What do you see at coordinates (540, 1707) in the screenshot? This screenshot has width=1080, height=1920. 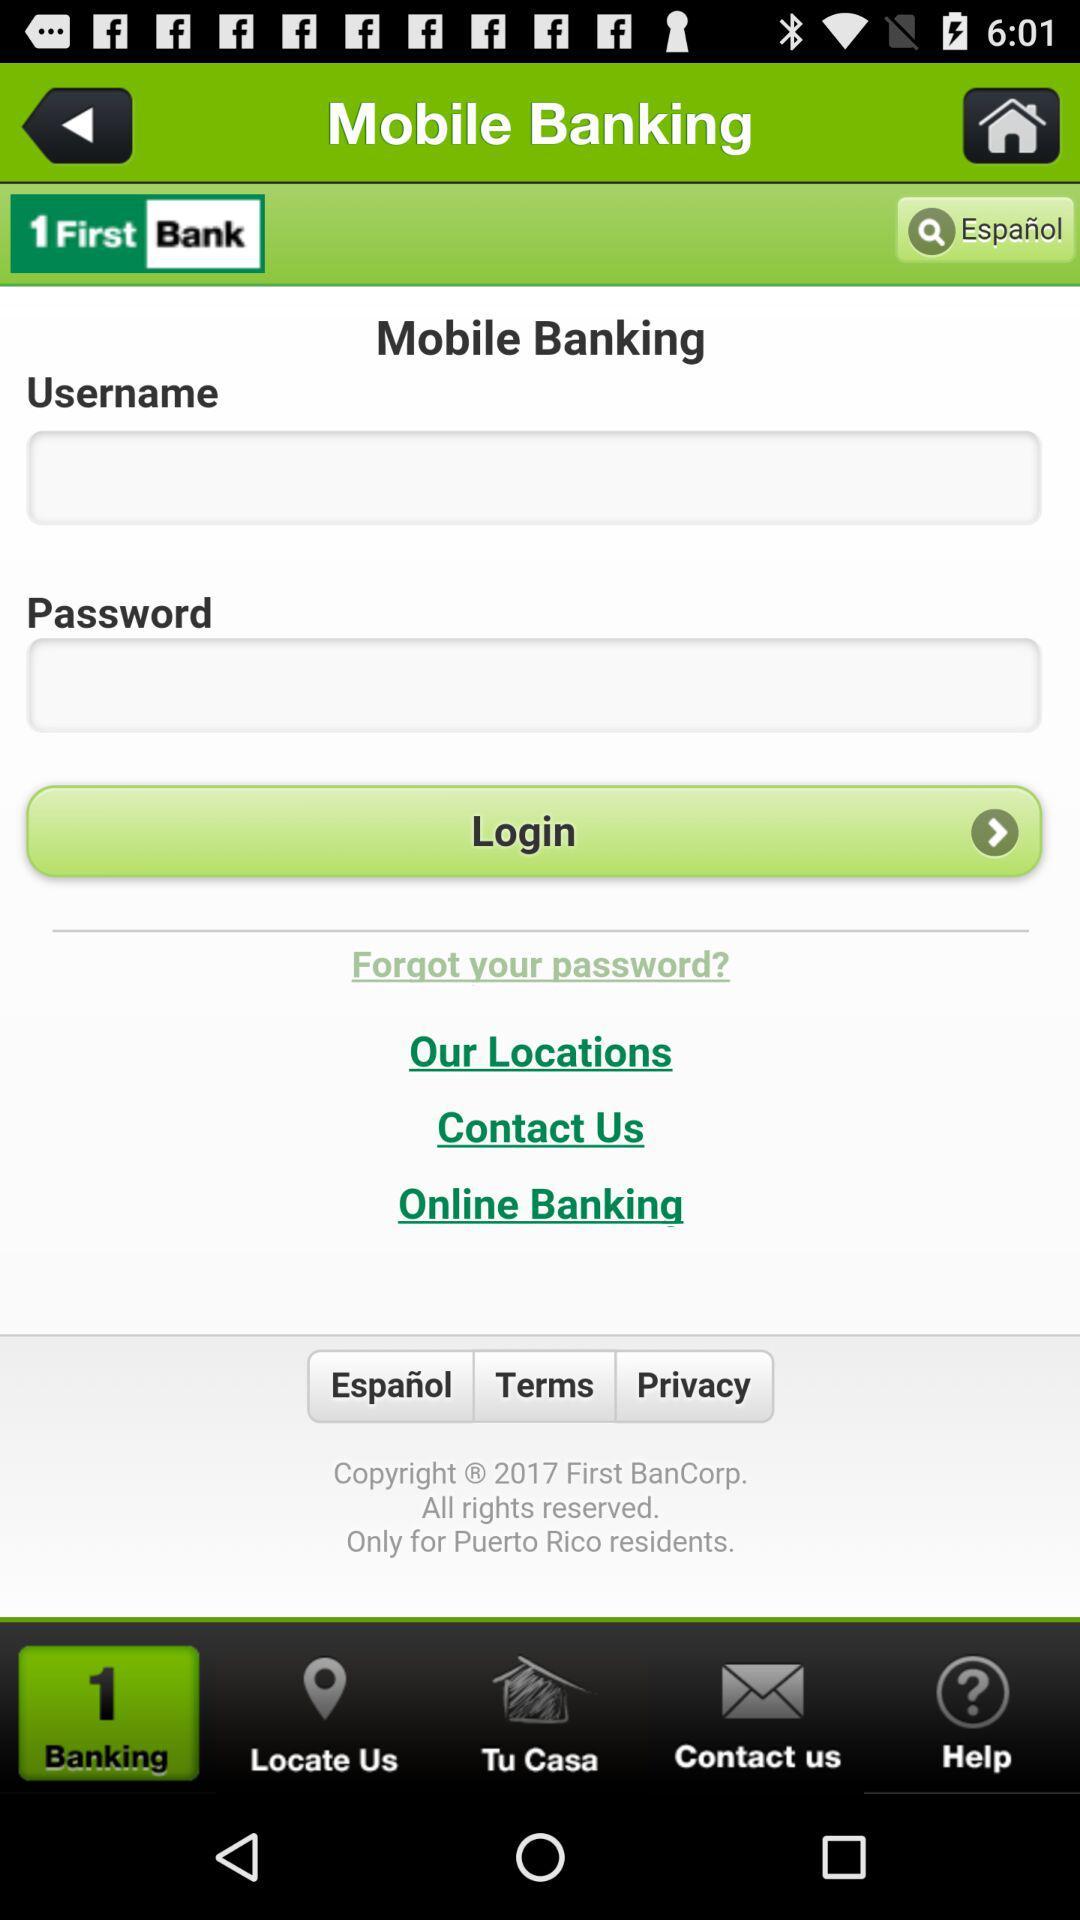 I see `item` at bounding box center [540, 1707].